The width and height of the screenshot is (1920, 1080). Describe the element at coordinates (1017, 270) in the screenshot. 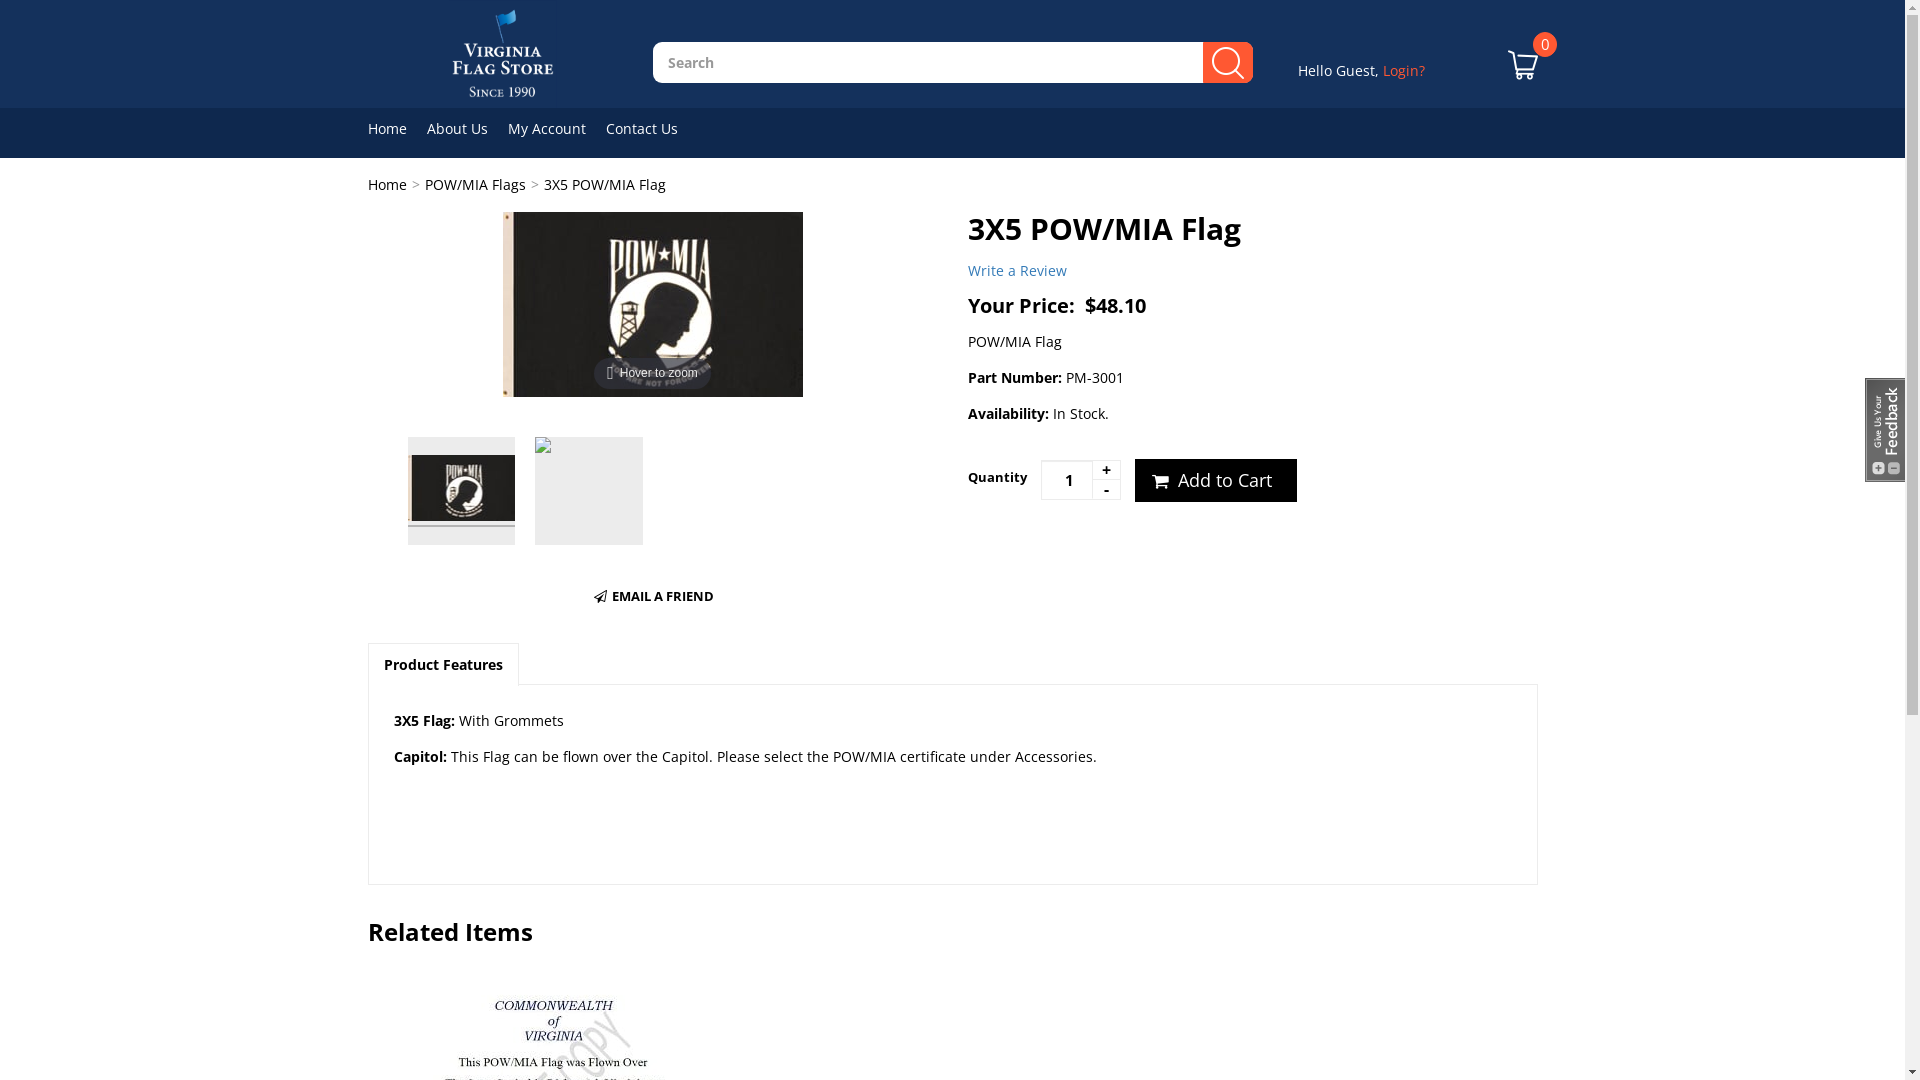

I see `'Write a Review'` at that location.